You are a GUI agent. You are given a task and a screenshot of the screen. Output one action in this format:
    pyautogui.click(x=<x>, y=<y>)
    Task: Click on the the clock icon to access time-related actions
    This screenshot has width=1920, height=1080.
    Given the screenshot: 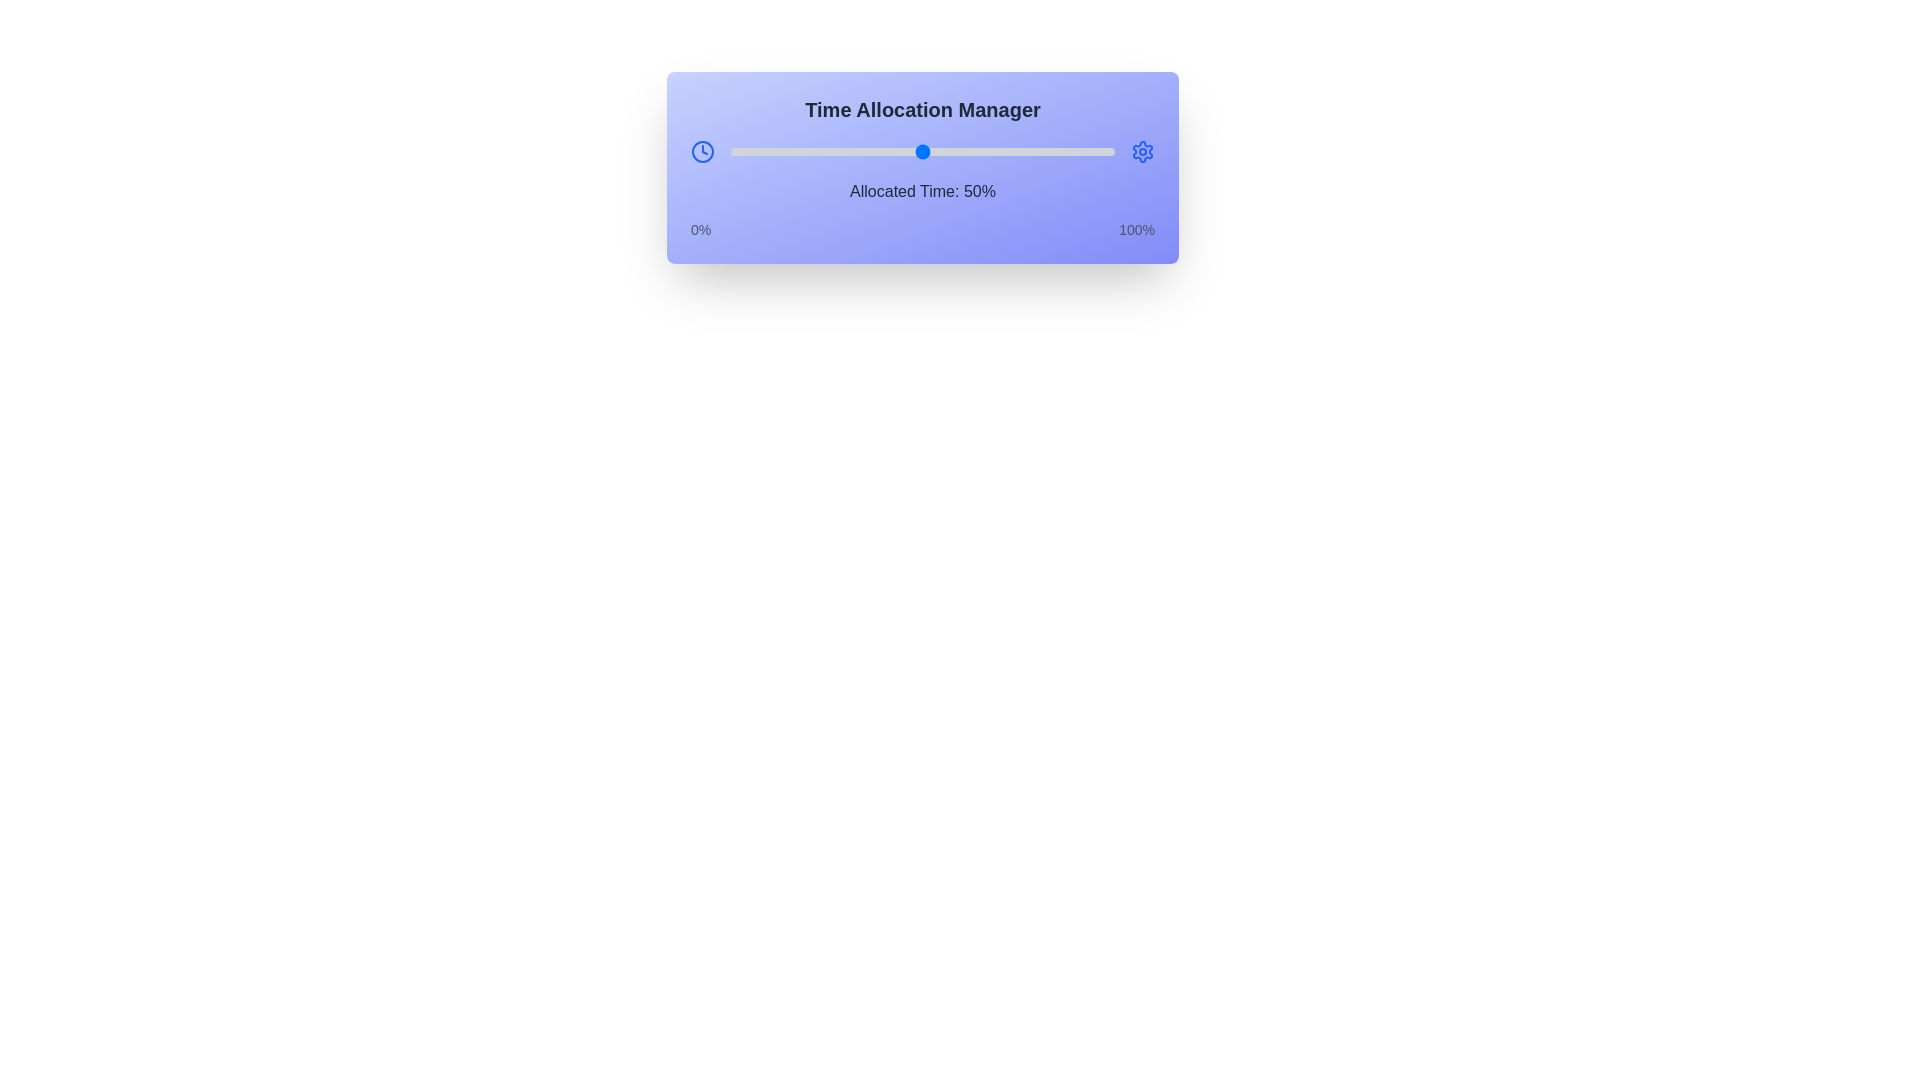 What is the action you would take?
    pyautogui.click(x=702, y=150)
    